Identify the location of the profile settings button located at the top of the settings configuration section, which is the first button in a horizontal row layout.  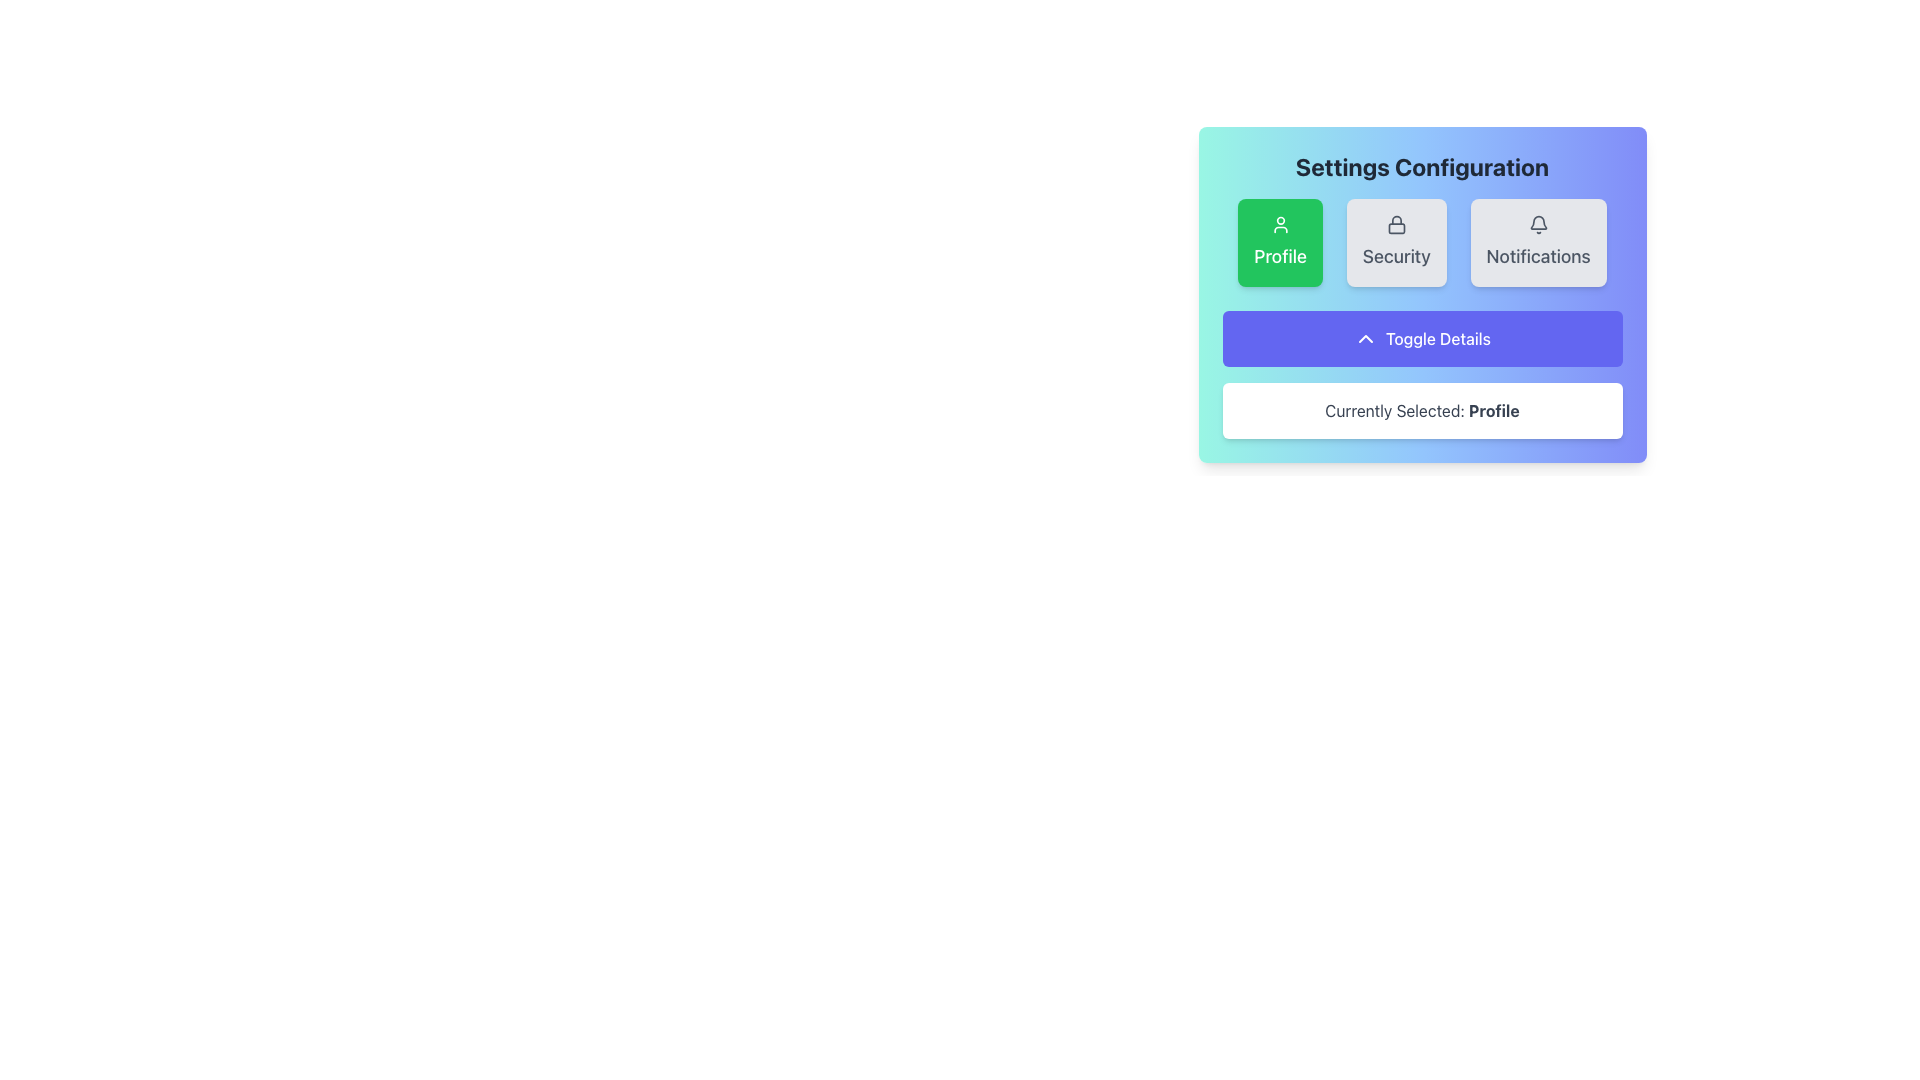
(1280, 242).